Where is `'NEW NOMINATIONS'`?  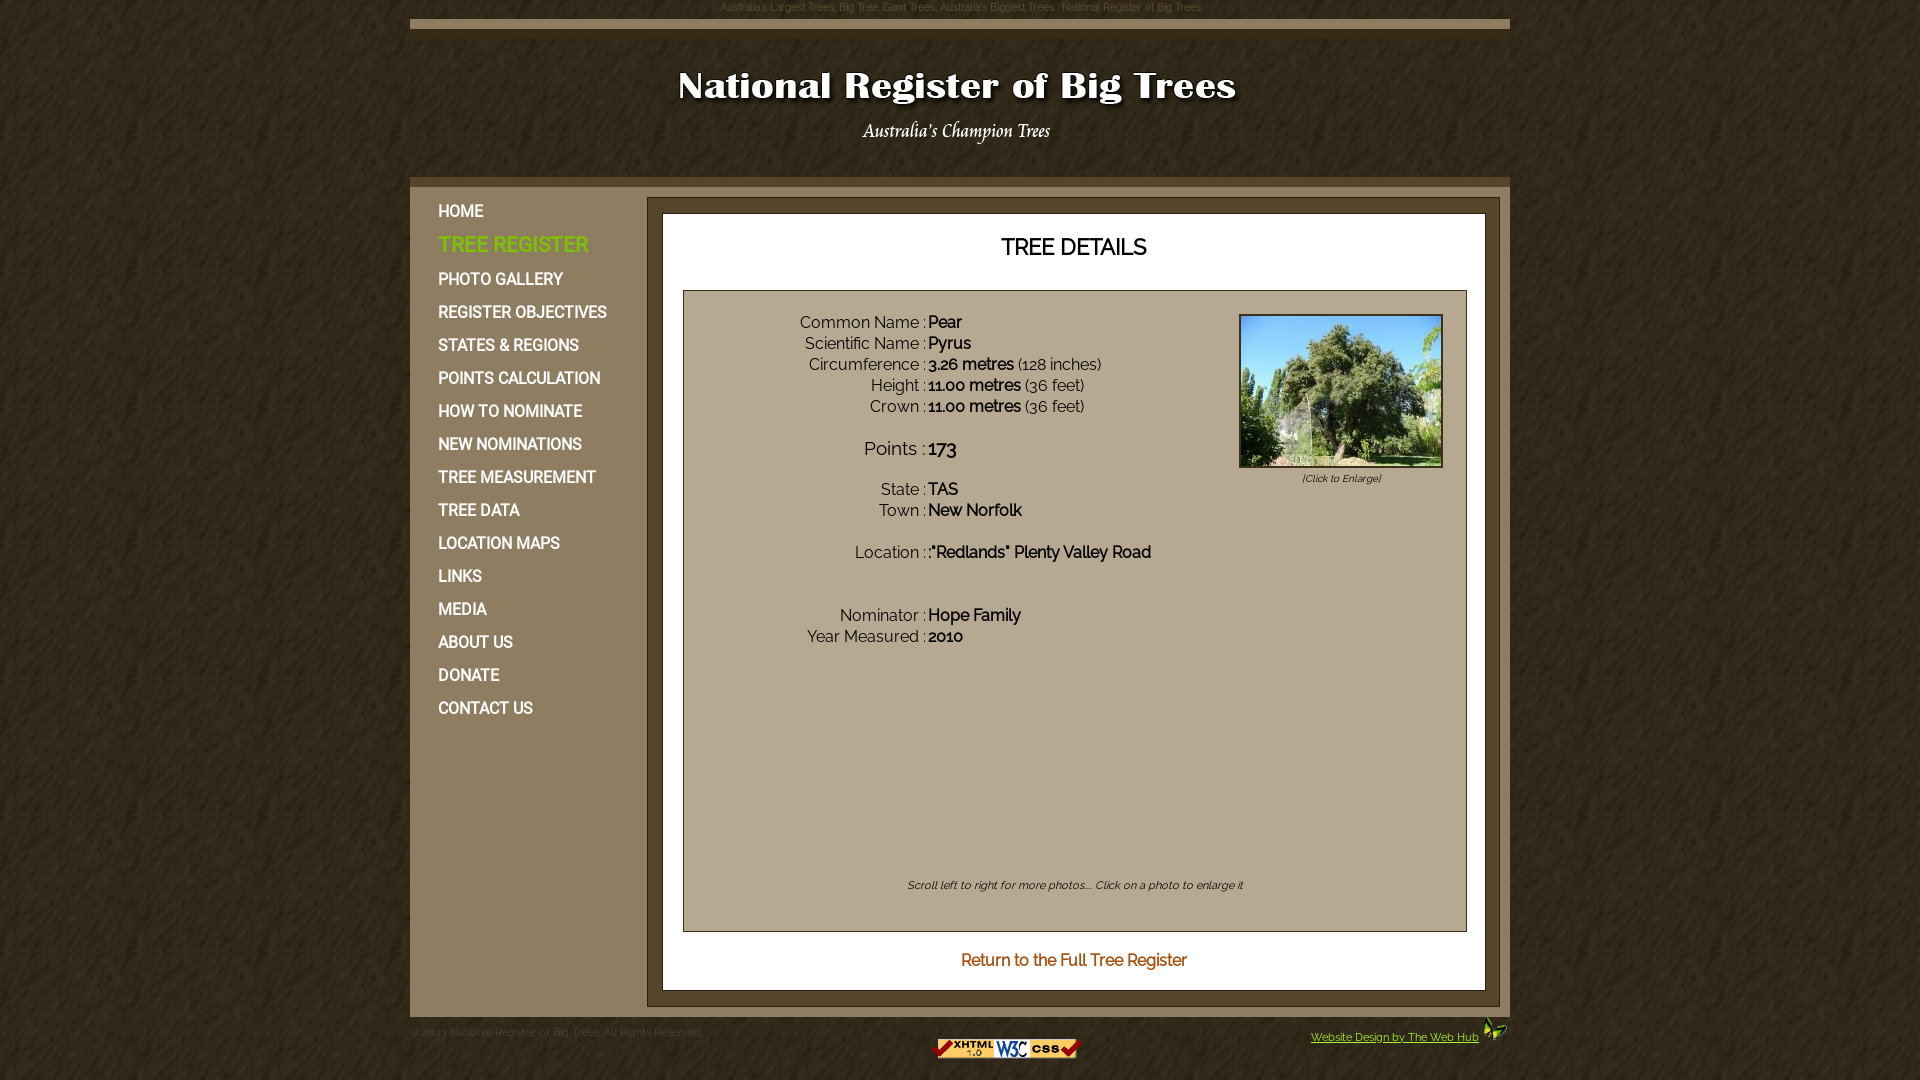
'NEW NOMINATIONS' is located at coordinates (526, 443).